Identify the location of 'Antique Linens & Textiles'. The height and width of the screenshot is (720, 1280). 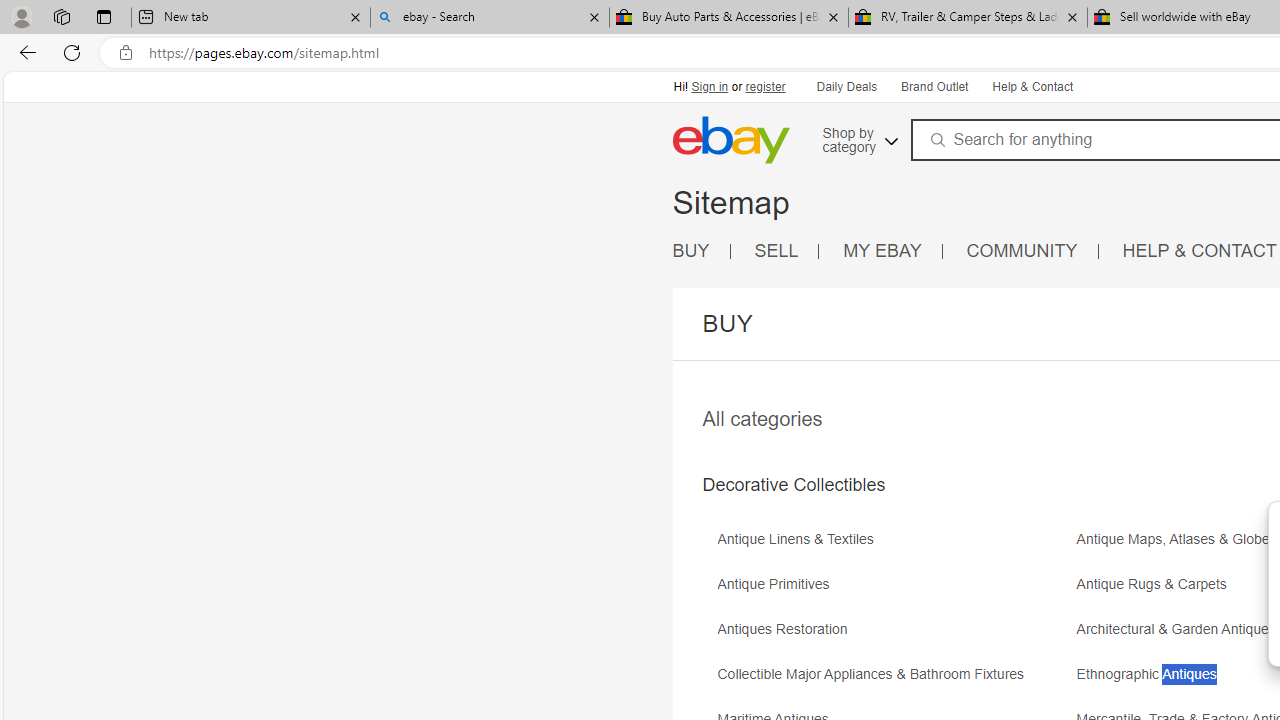
(800, 538).